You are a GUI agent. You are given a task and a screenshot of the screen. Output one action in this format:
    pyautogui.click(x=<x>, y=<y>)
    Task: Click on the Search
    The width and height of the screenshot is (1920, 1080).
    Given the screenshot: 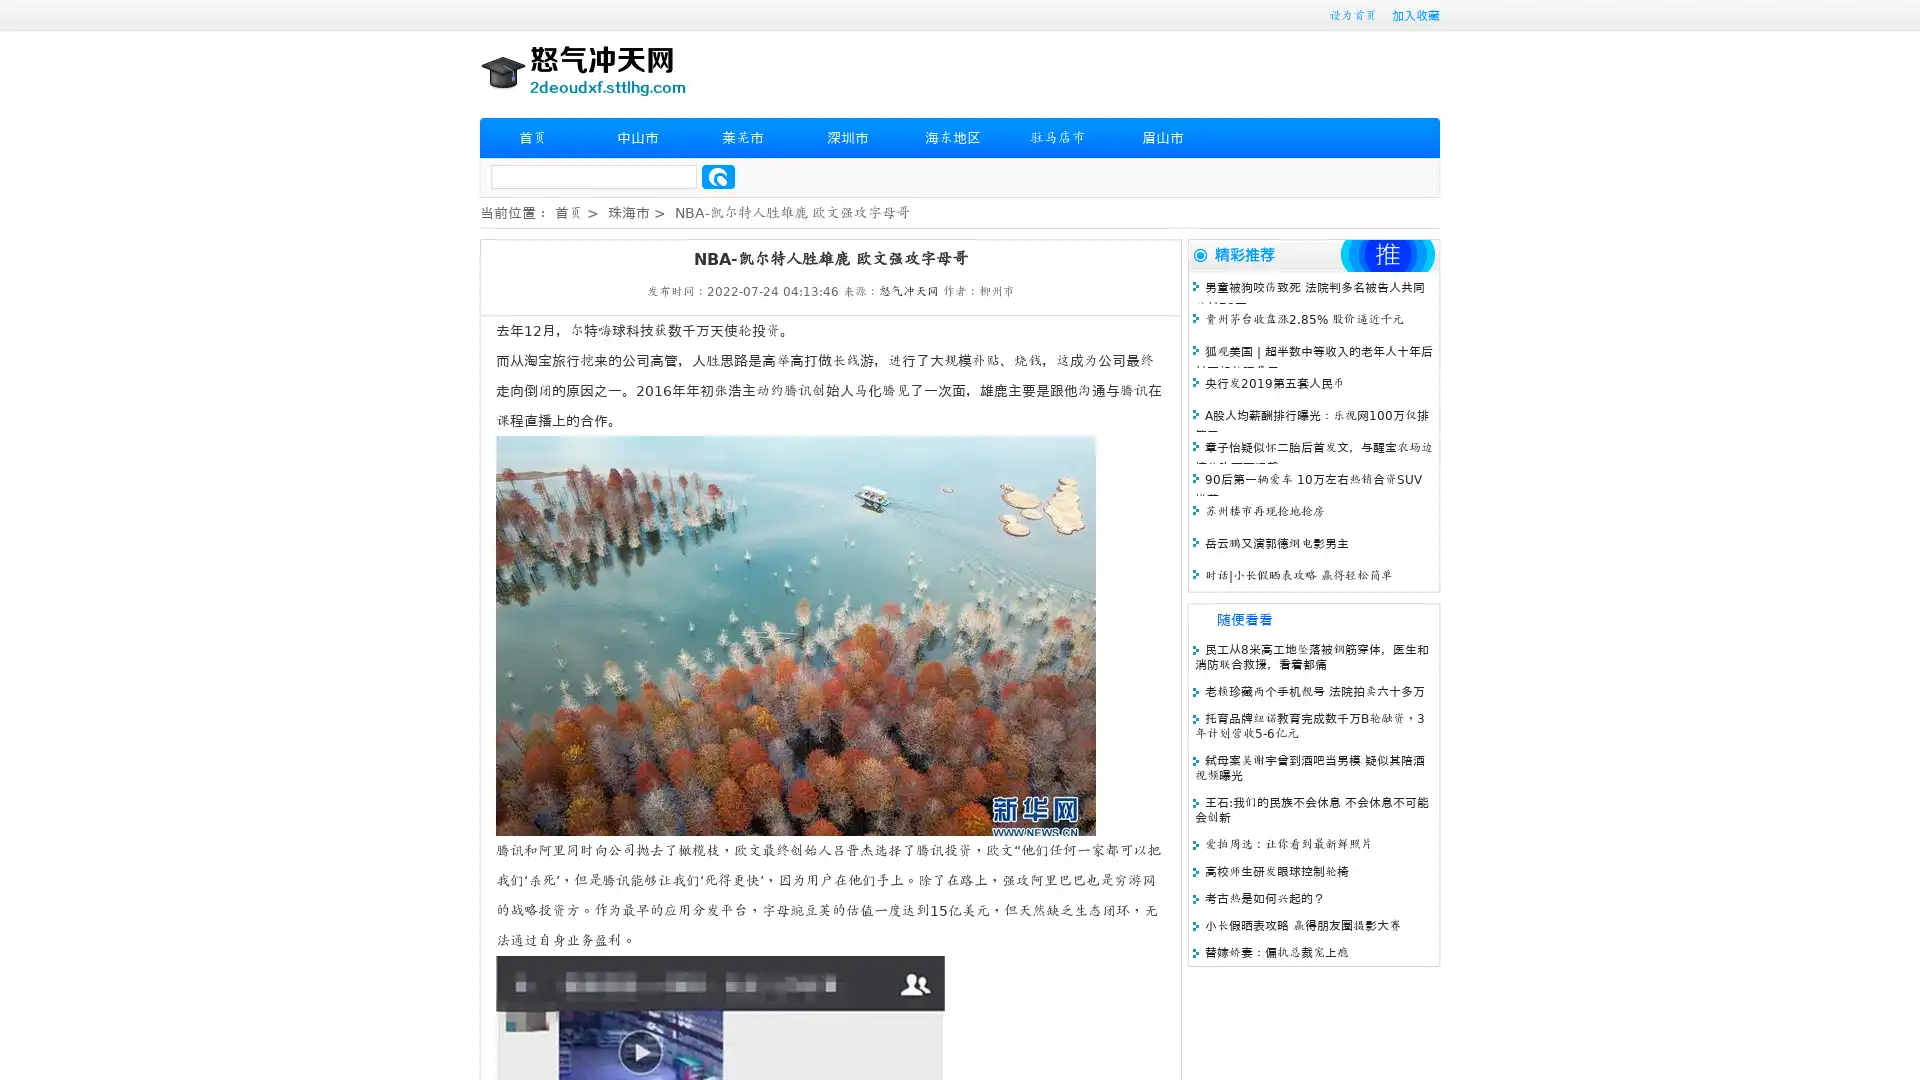 What is the action you would take?
    pyautogui.click(x=718, y=176)
    